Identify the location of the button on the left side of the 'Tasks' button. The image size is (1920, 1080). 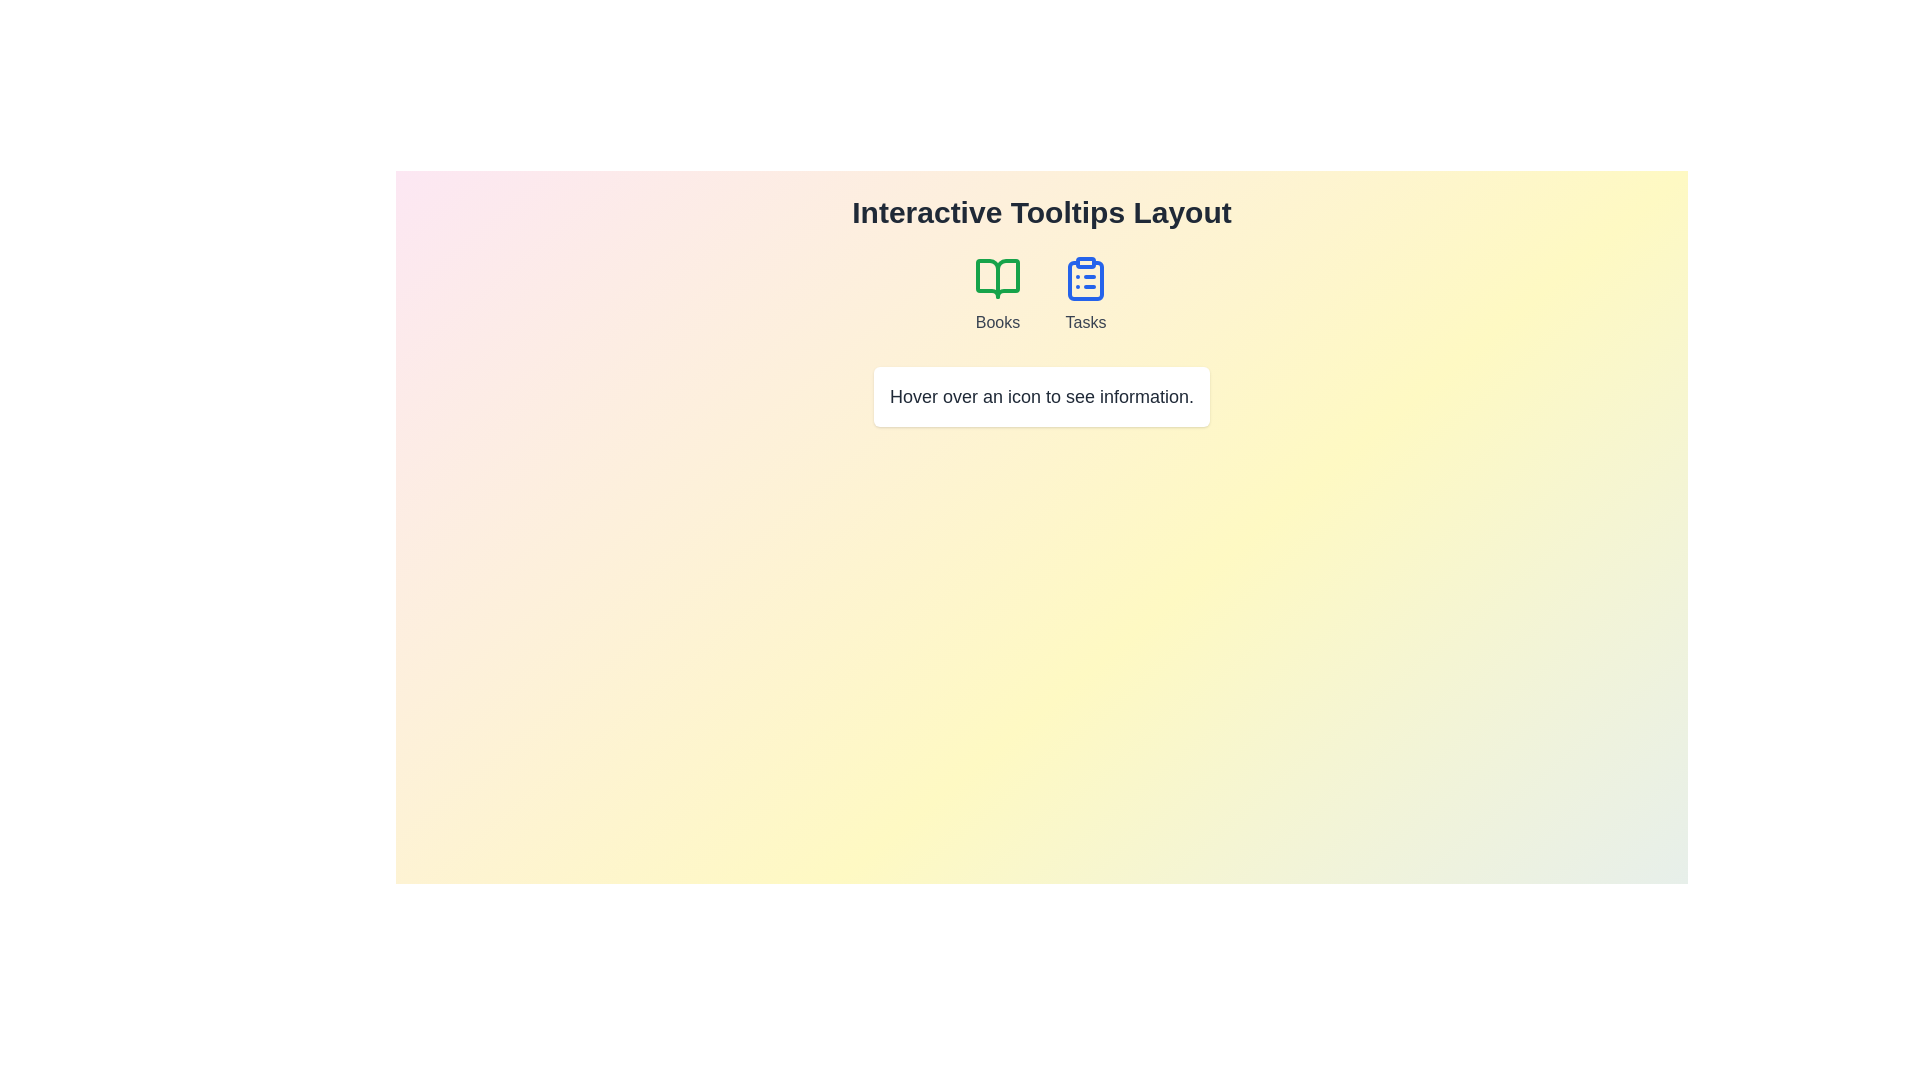
(998, 294).